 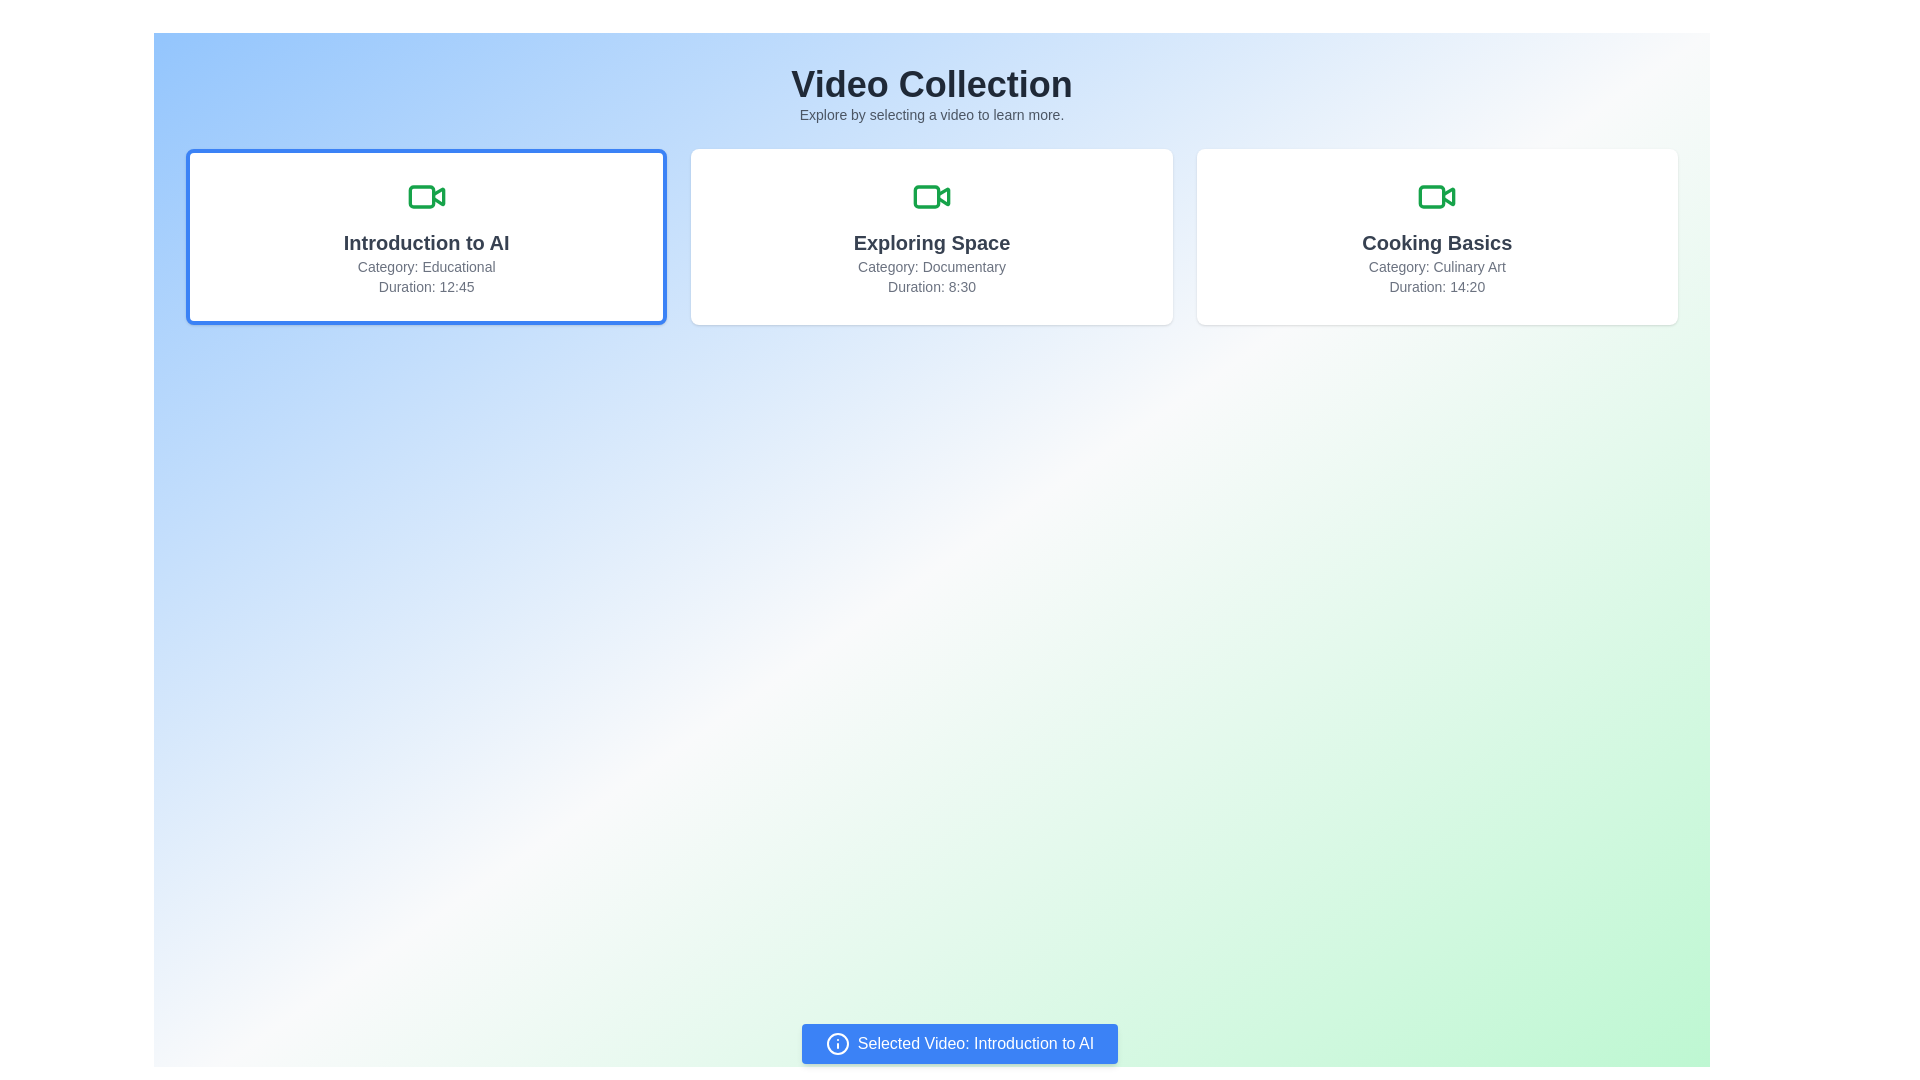 What do you see at coordinates (837, 1043) in the screenshot?
I see `the circle element which is part of an SVG graphic, located at the center of the grouped components within the button labeled 'Selected Video: Introduction to AI'` at bounding box center [837, 1043].